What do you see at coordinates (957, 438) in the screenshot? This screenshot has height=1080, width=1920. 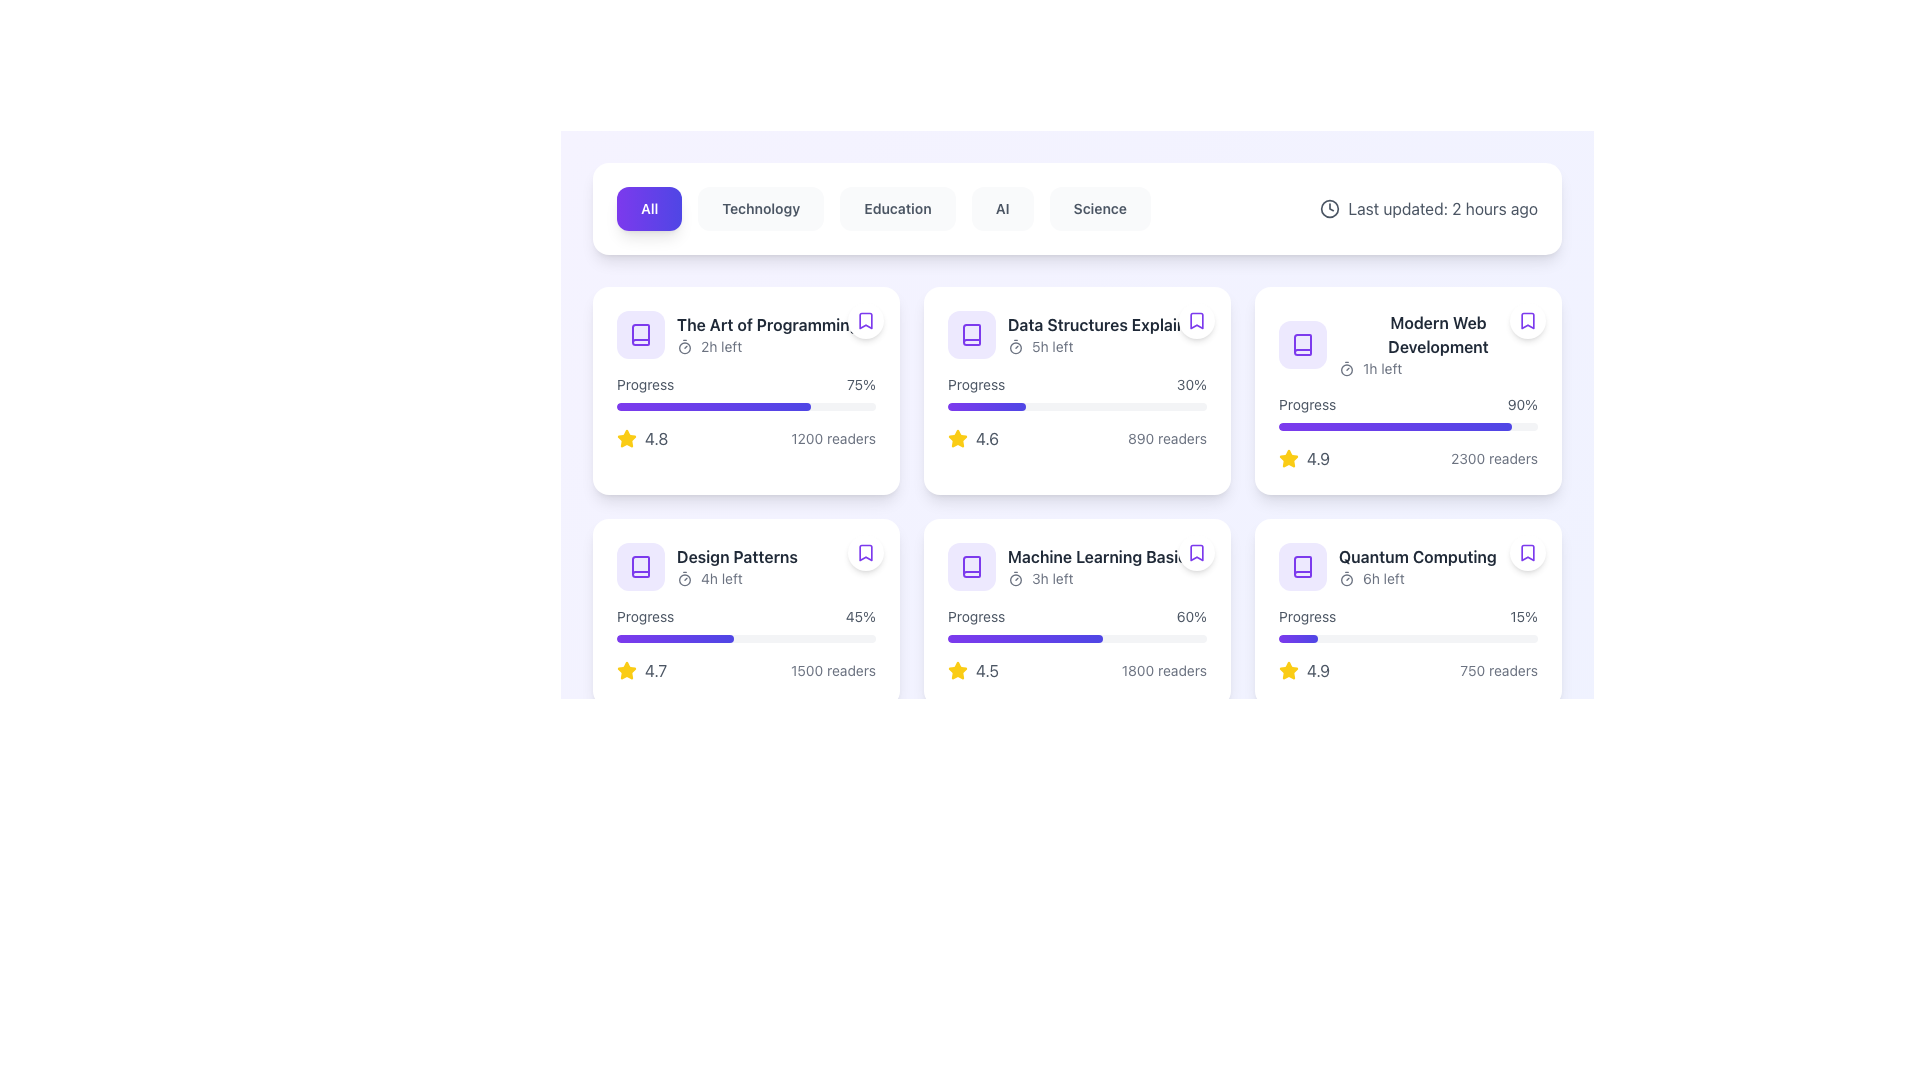 I see `the star icon representing the rating in the second card from the left in the middle row of the grid layout` at bounding box center [957, 438].